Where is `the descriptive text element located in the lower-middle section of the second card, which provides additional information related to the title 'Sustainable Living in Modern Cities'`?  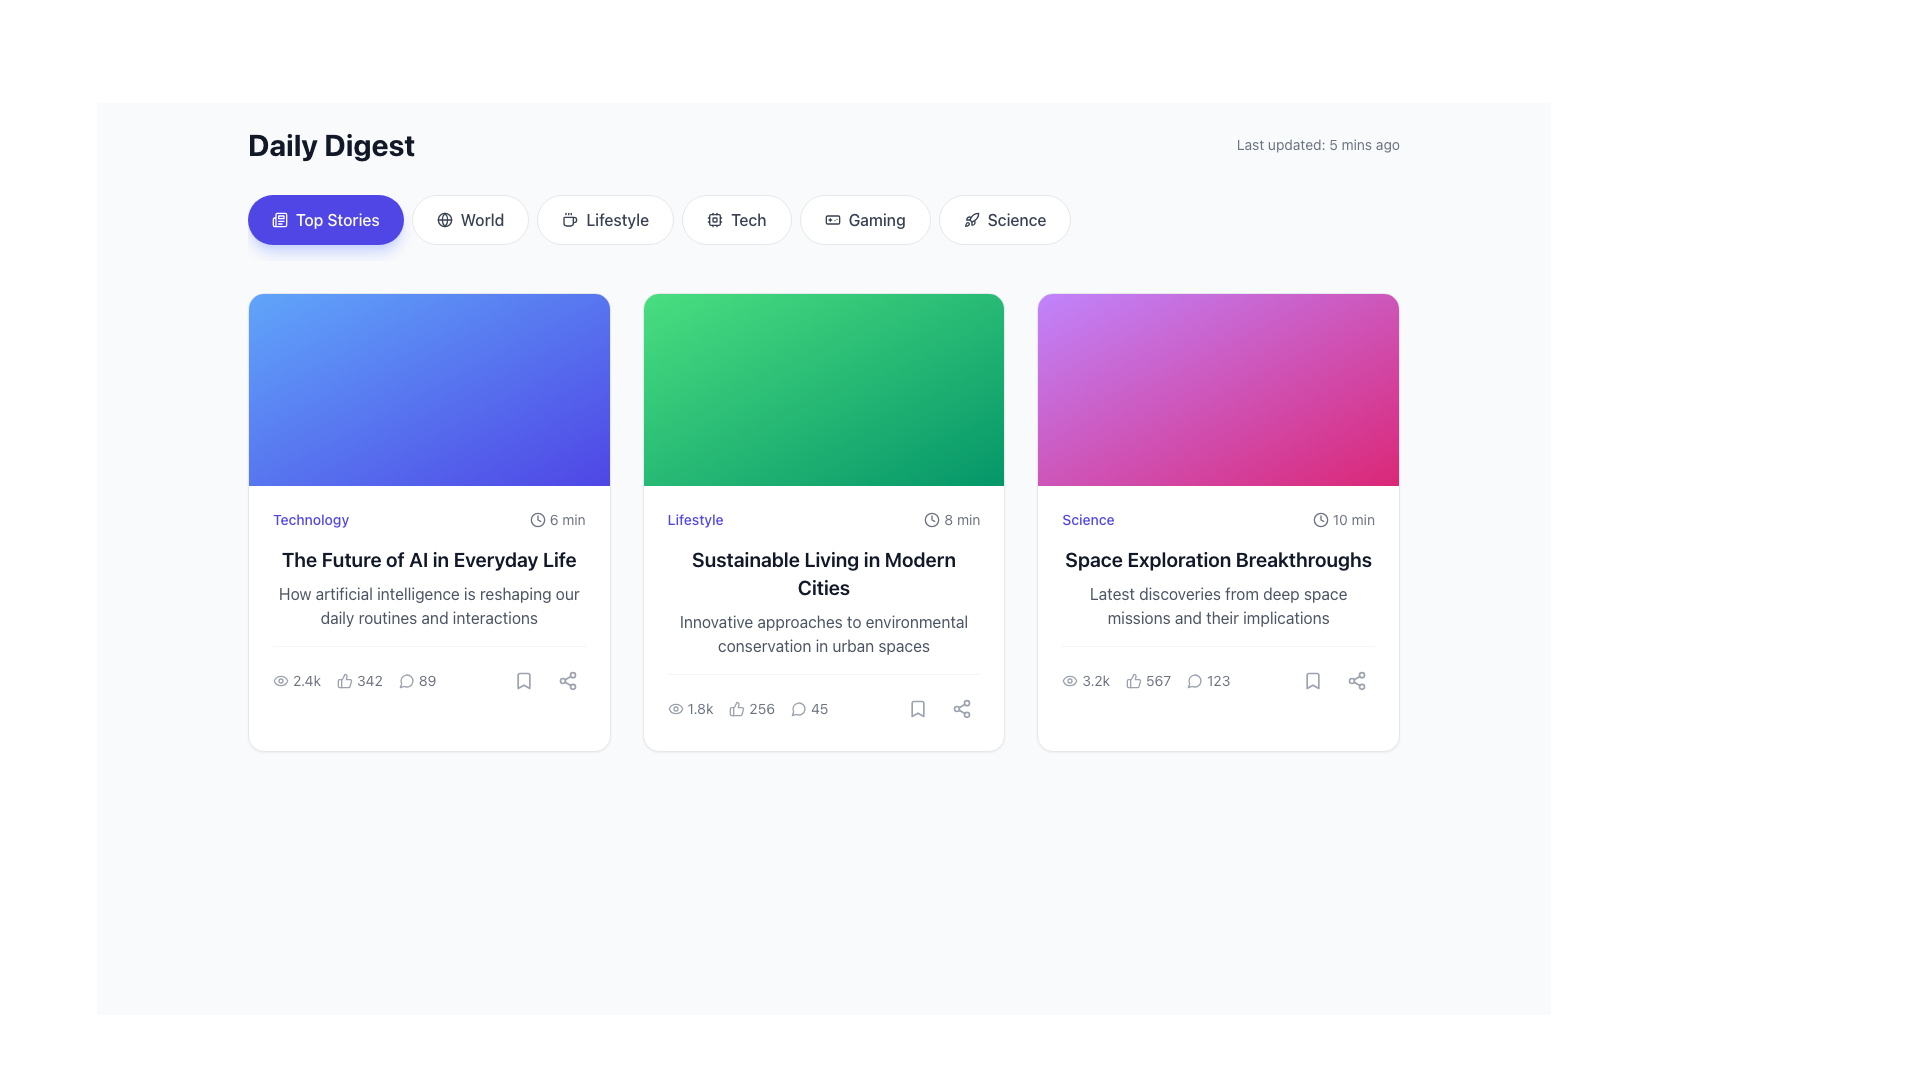
the descriptive text element located in the lower-middle section of the second card, which provides additional information related to the title 'Sustainable Living in Modern Cities' is located at coordinates (824, 633).